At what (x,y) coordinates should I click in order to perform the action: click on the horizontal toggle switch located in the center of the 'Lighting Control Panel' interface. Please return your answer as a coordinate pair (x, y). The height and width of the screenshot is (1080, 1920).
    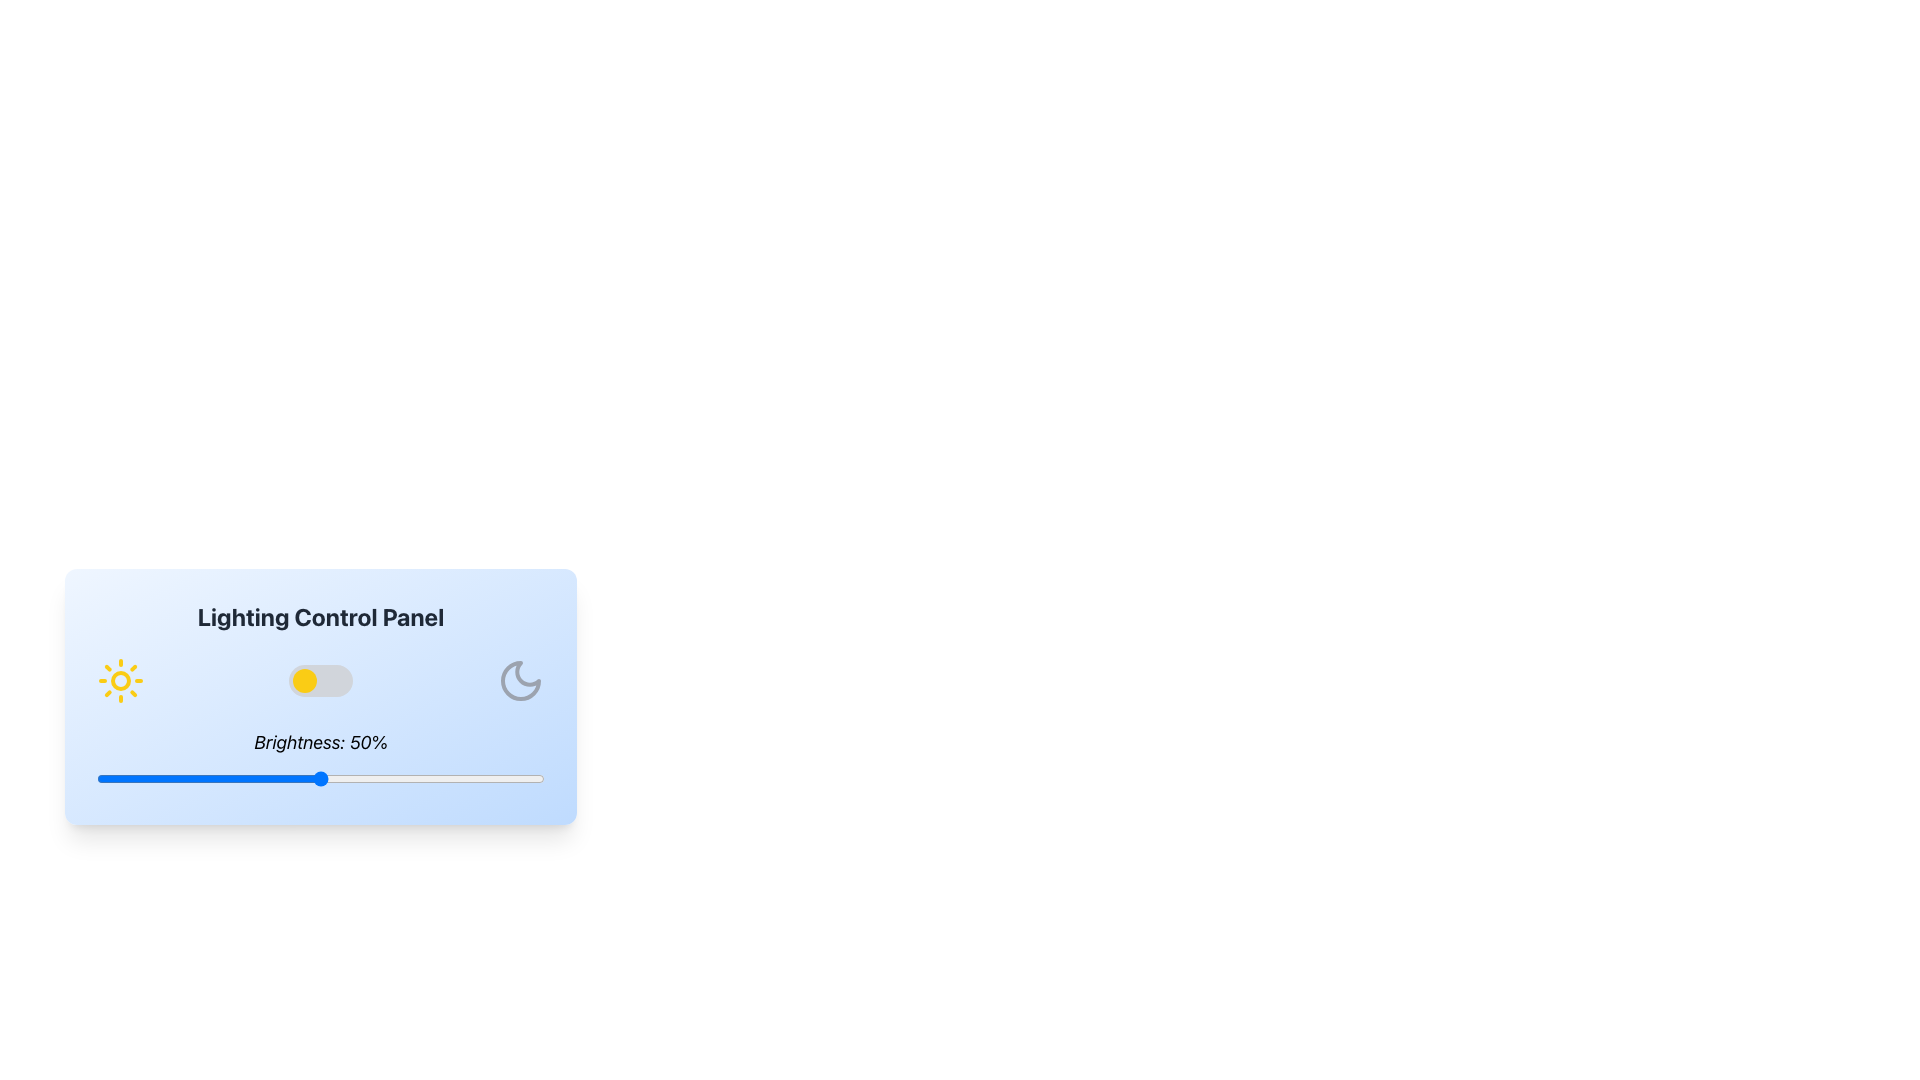
    Looking at the image, I should click on (321, 680).